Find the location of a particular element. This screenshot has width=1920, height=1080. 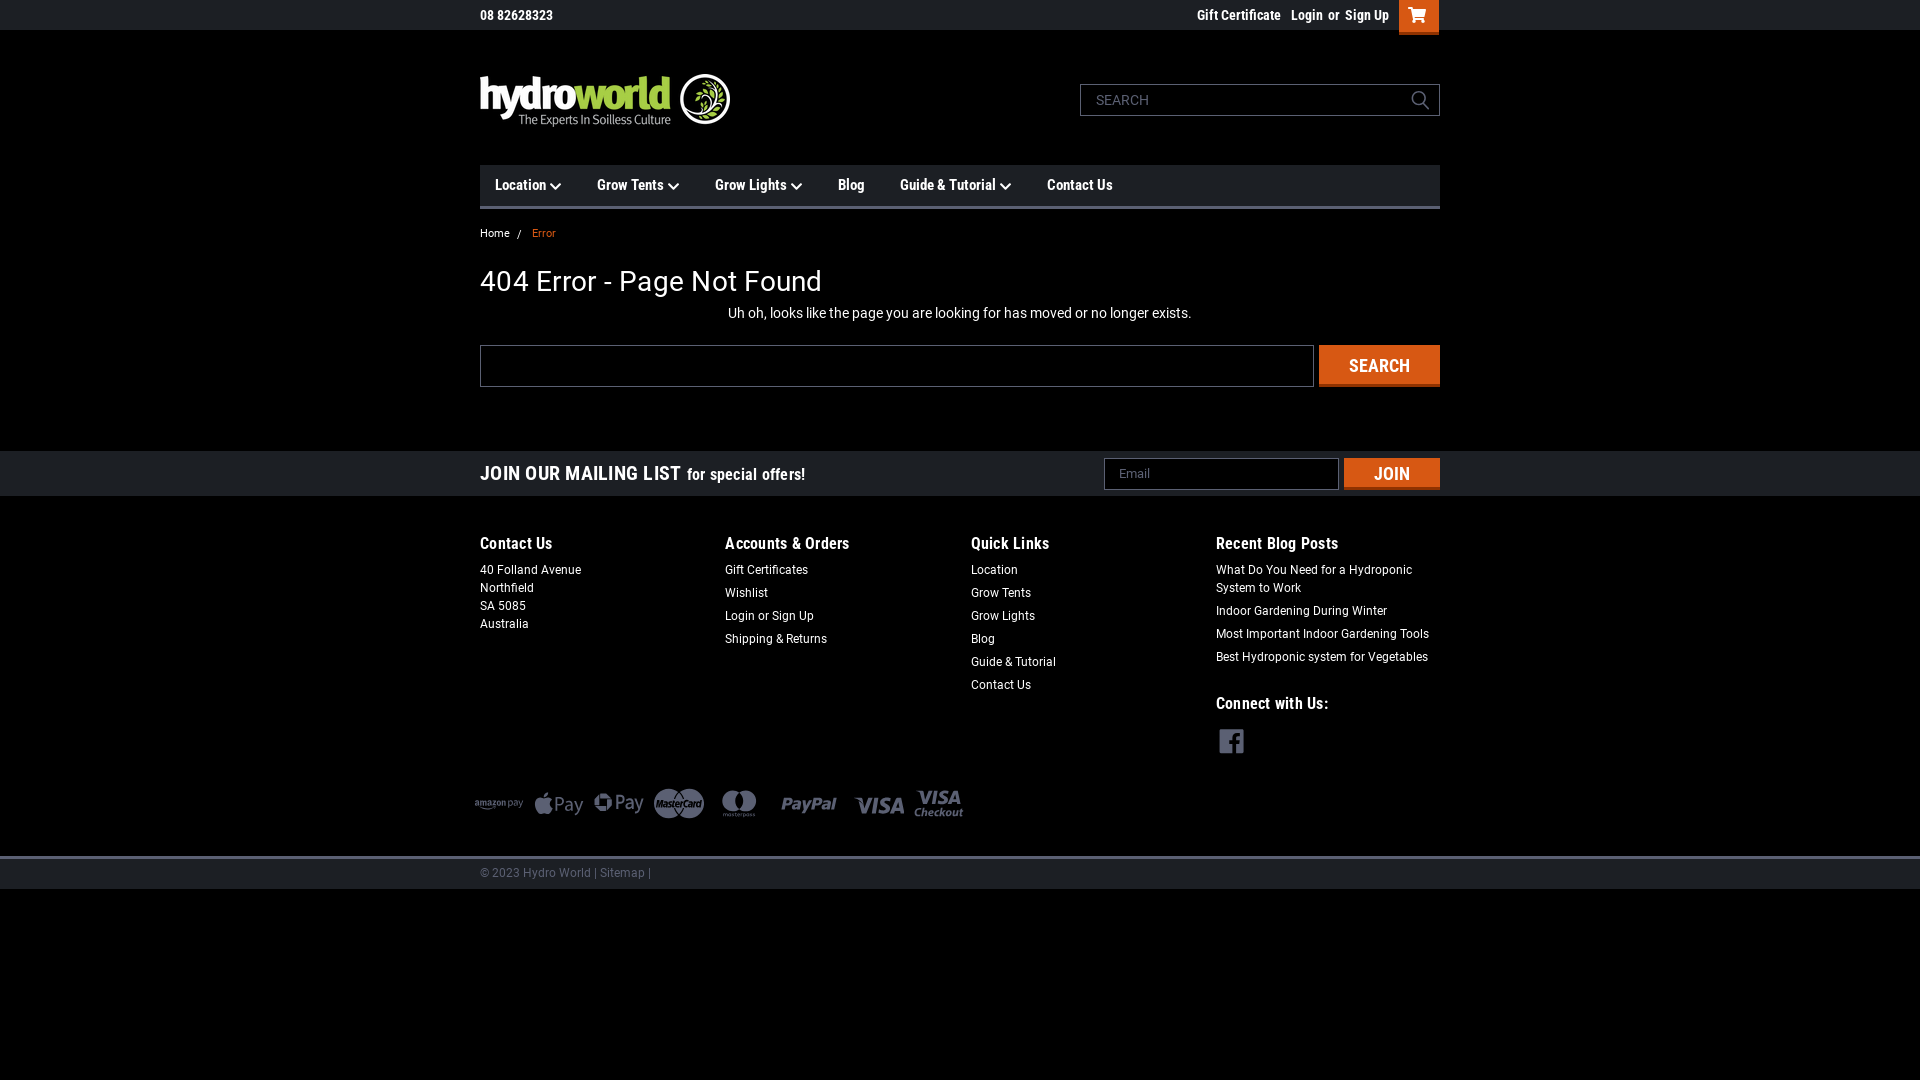

'Hydro World' is located at coordinates (603, 100).